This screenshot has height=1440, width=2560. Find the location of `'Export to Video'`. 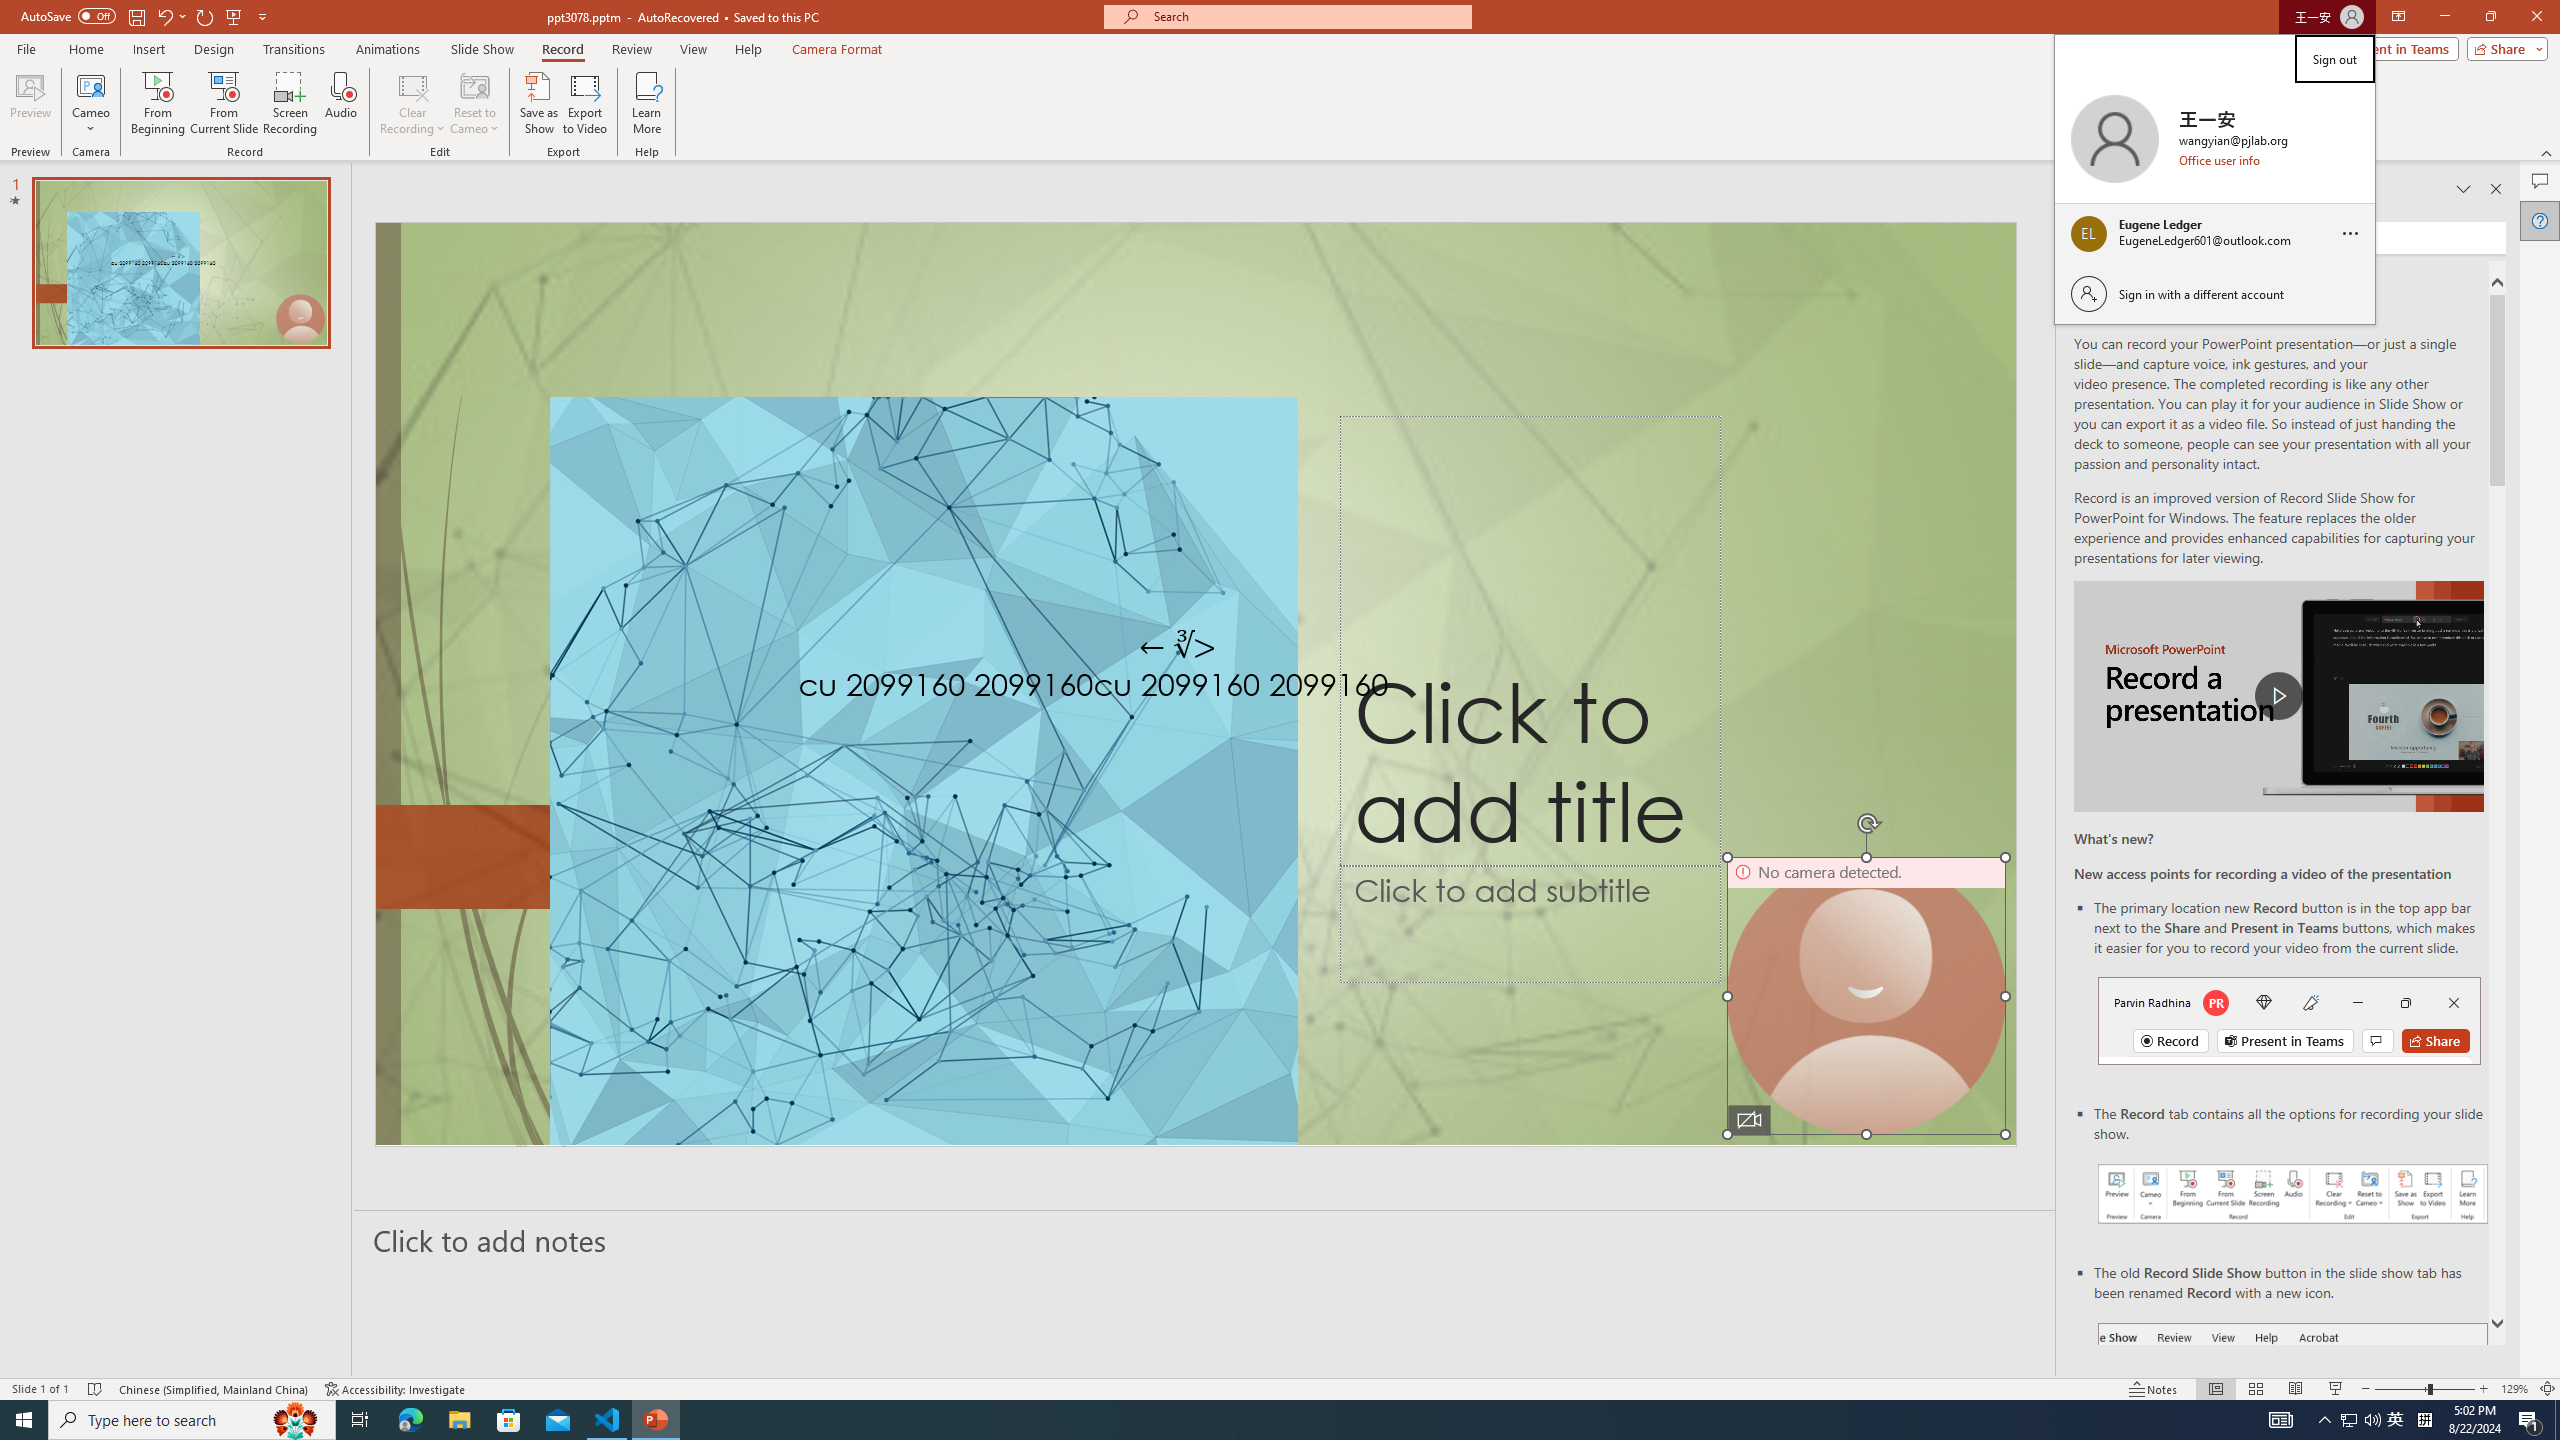

'Export to Video' is located at coordinates (583, 103).